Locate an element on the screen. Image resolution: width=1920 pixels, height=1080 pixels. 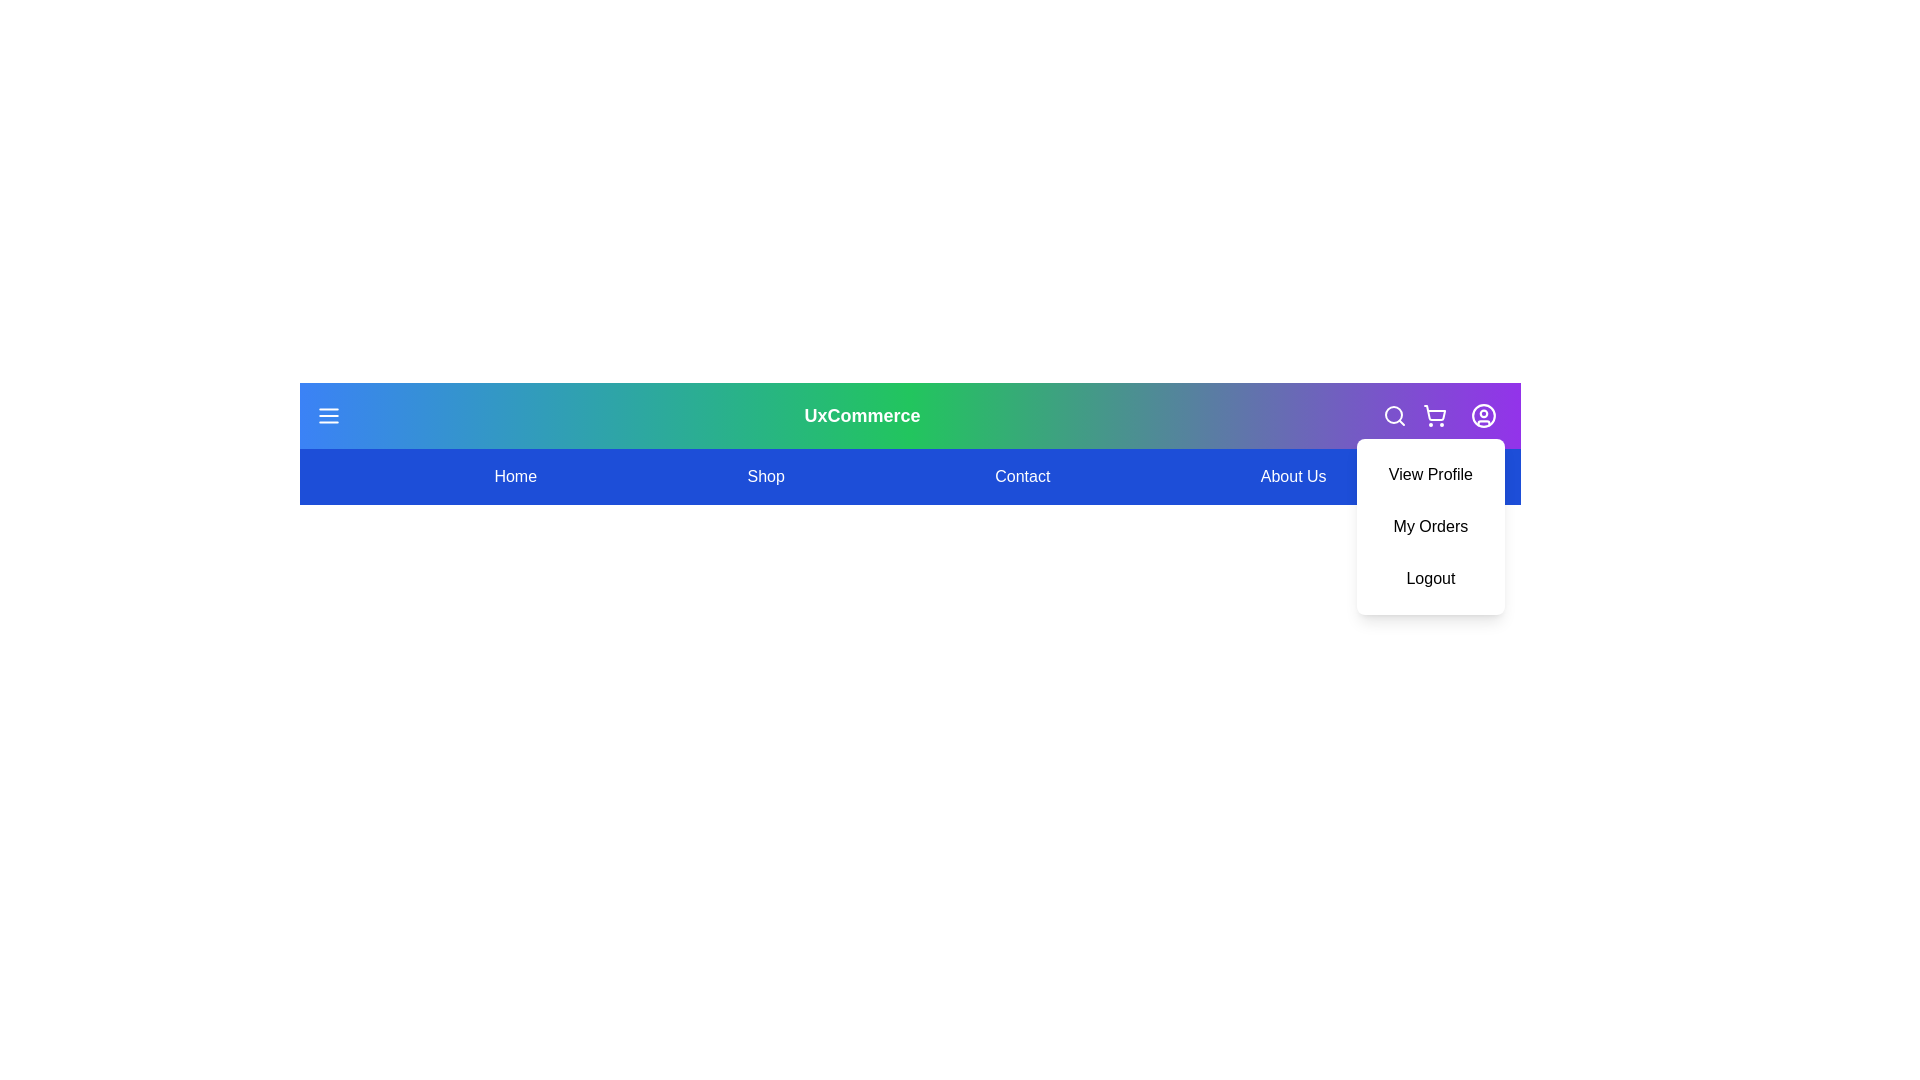
the menu item Shop to navigate to the corresponding section is located at coordinates (765, 477).